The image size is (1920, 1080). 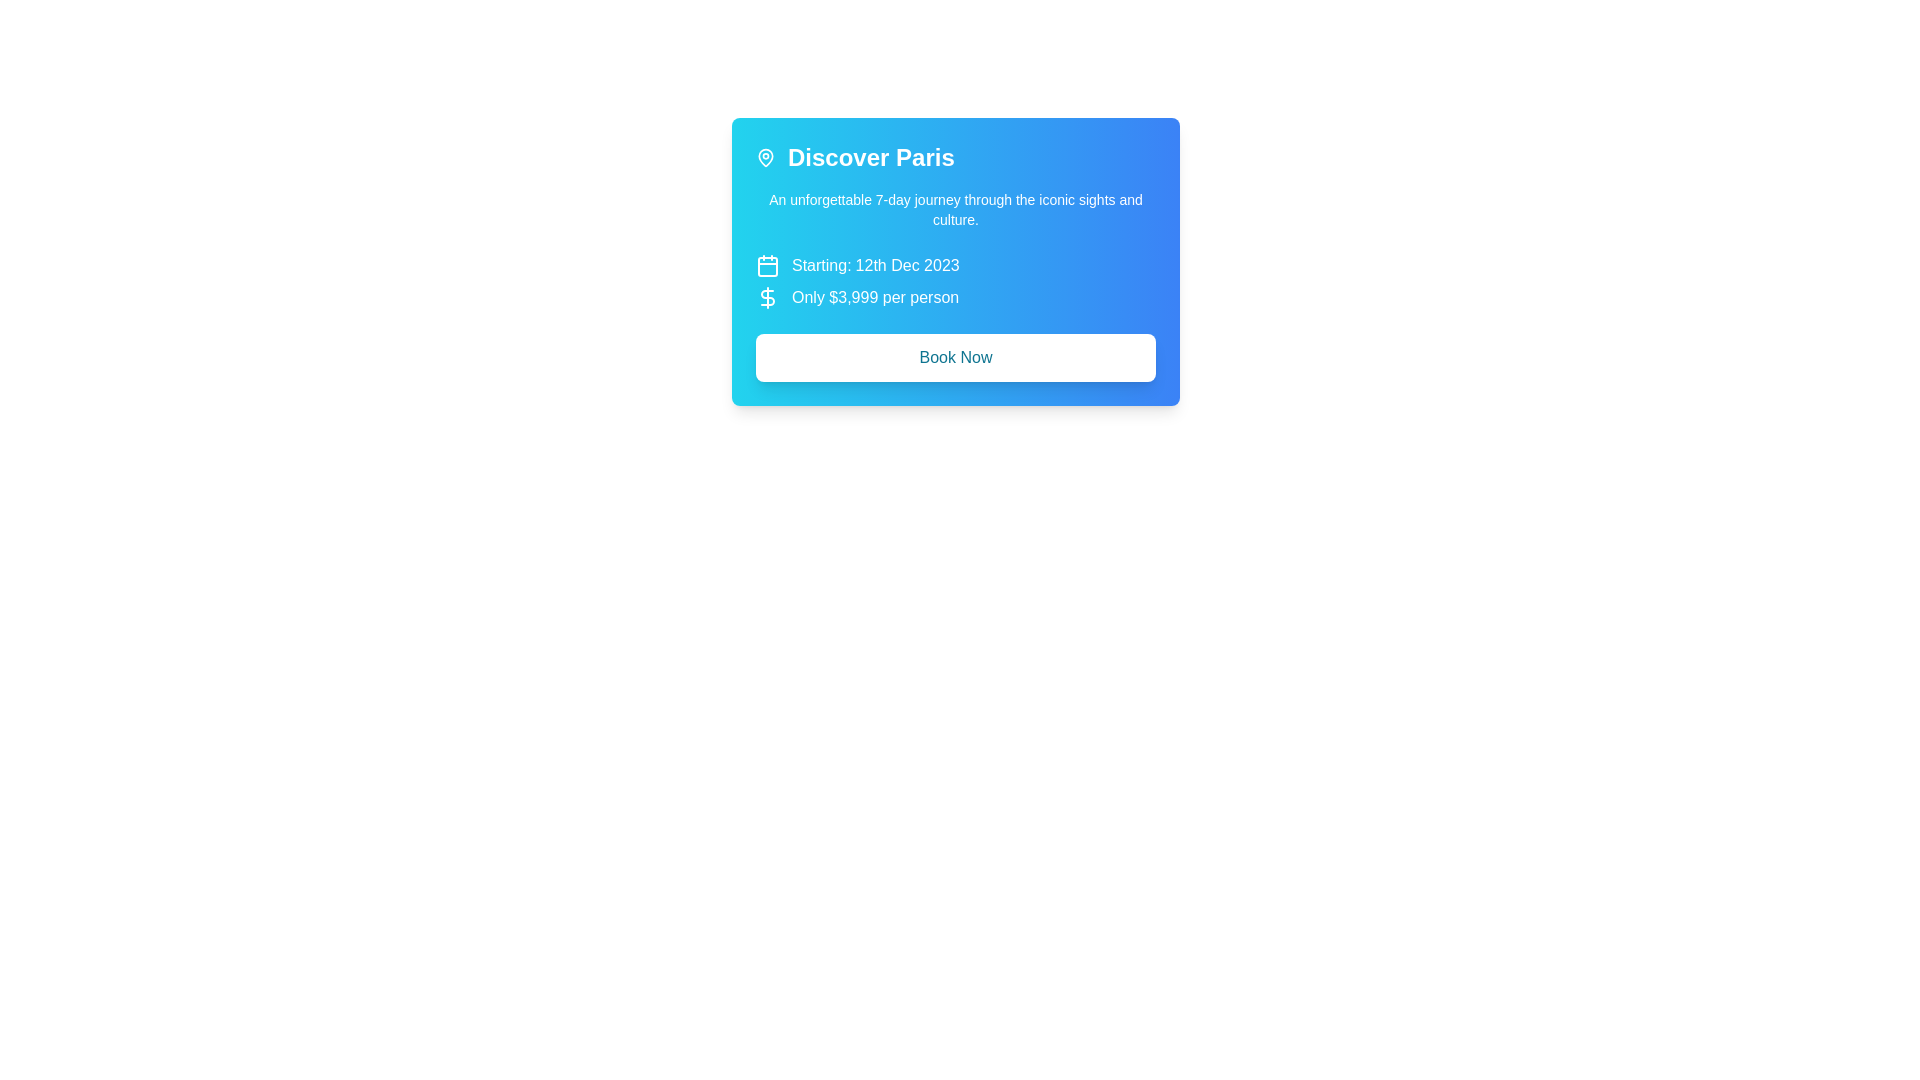 I want to click on the informative text element displaying 'Only $3,999 per person' with a dollar sign icon, located below 'Starting: 12th Dec 2023', so click(x=954, y=297).